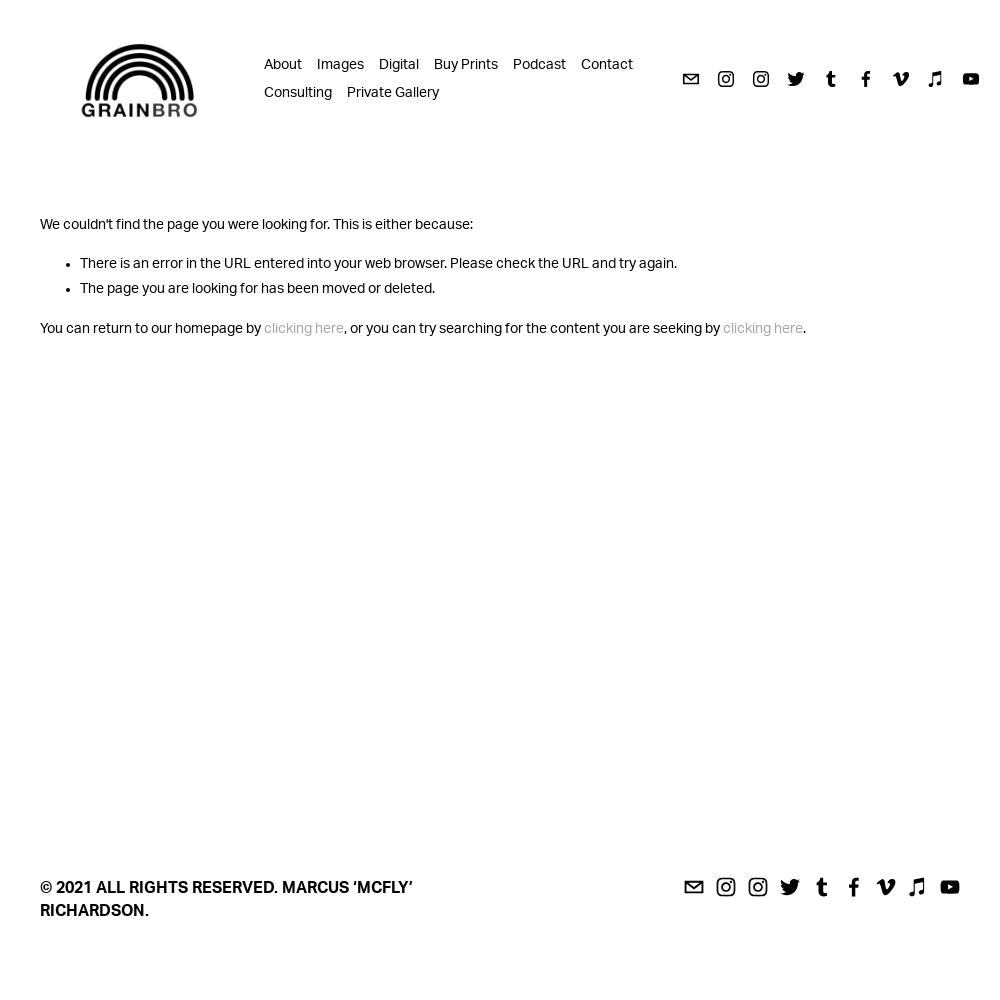  What do you see at coordinates (152, 327) in the screenshot?
I see `'You can return to our homepage by'` at bounding box center [152, 327].